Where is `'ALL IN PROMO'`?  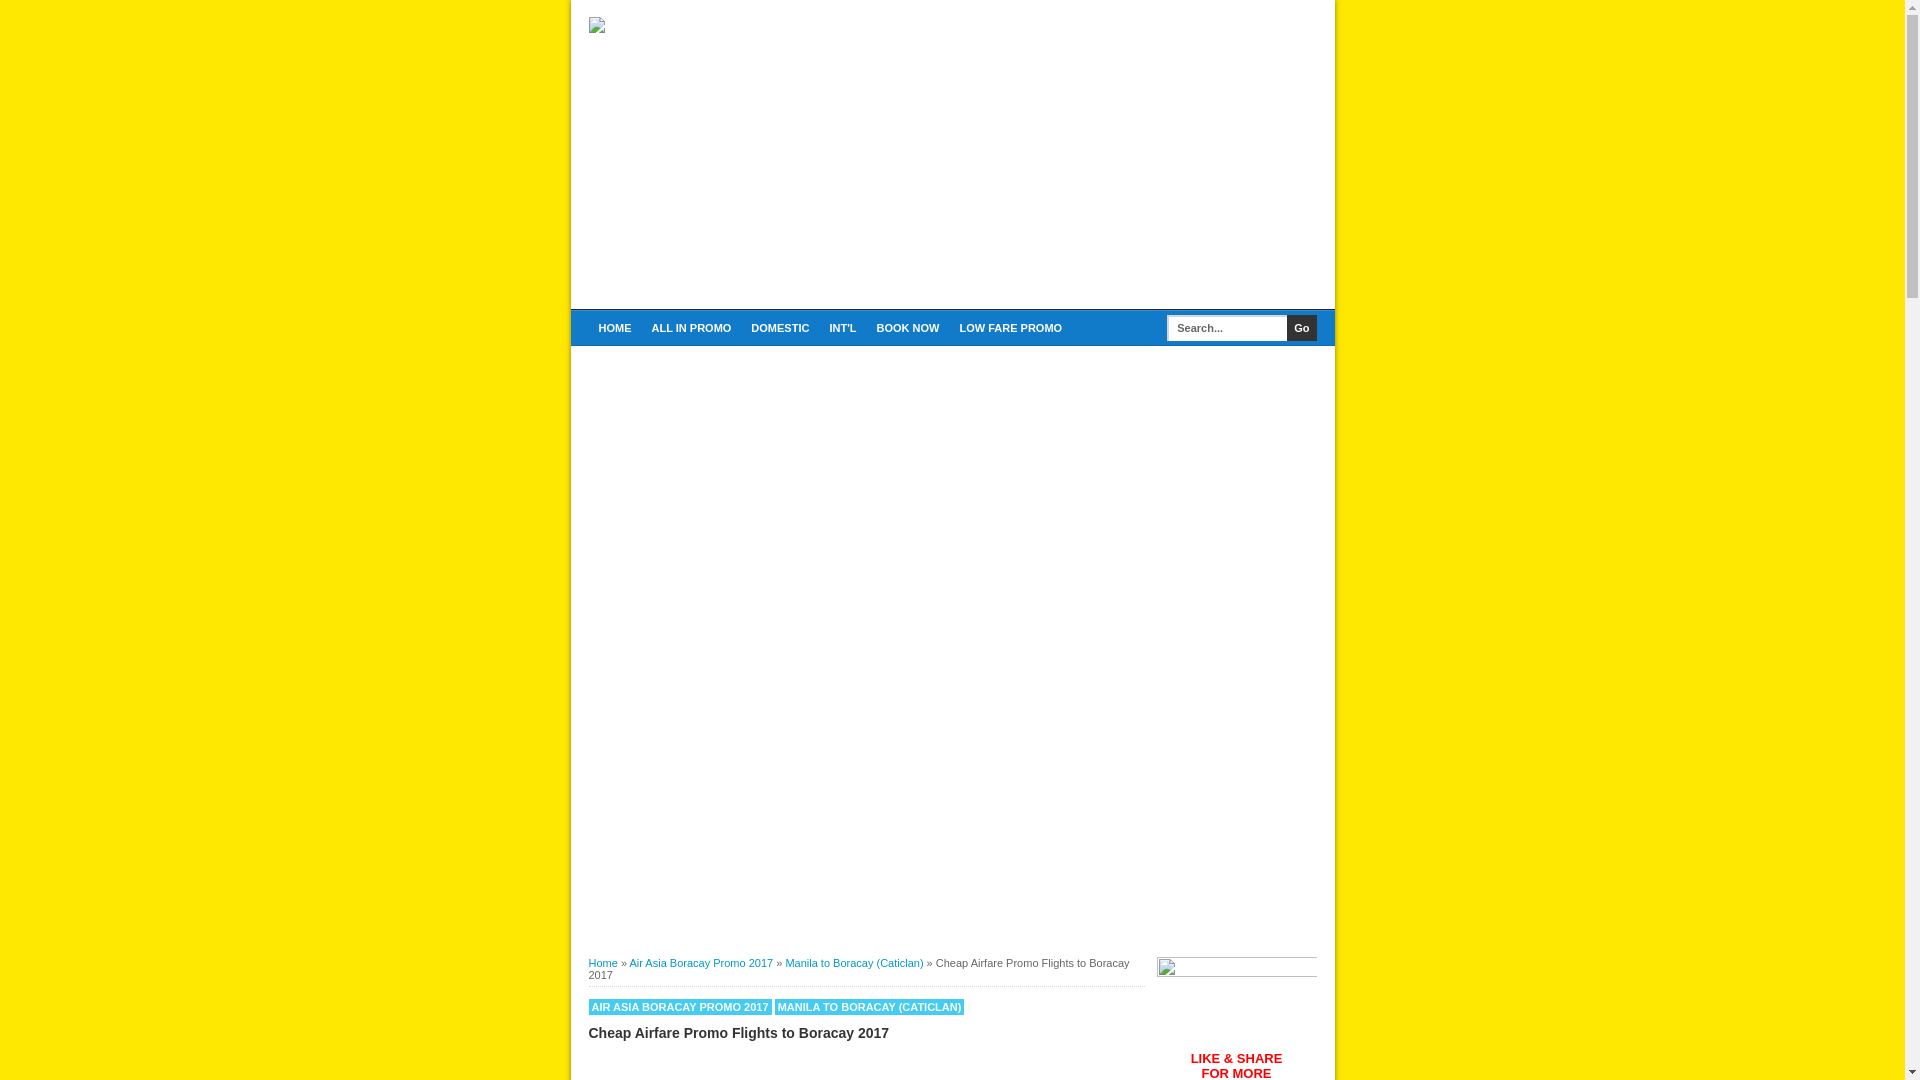
'ALL IN PROMO' is located at coordinates (691, 326).